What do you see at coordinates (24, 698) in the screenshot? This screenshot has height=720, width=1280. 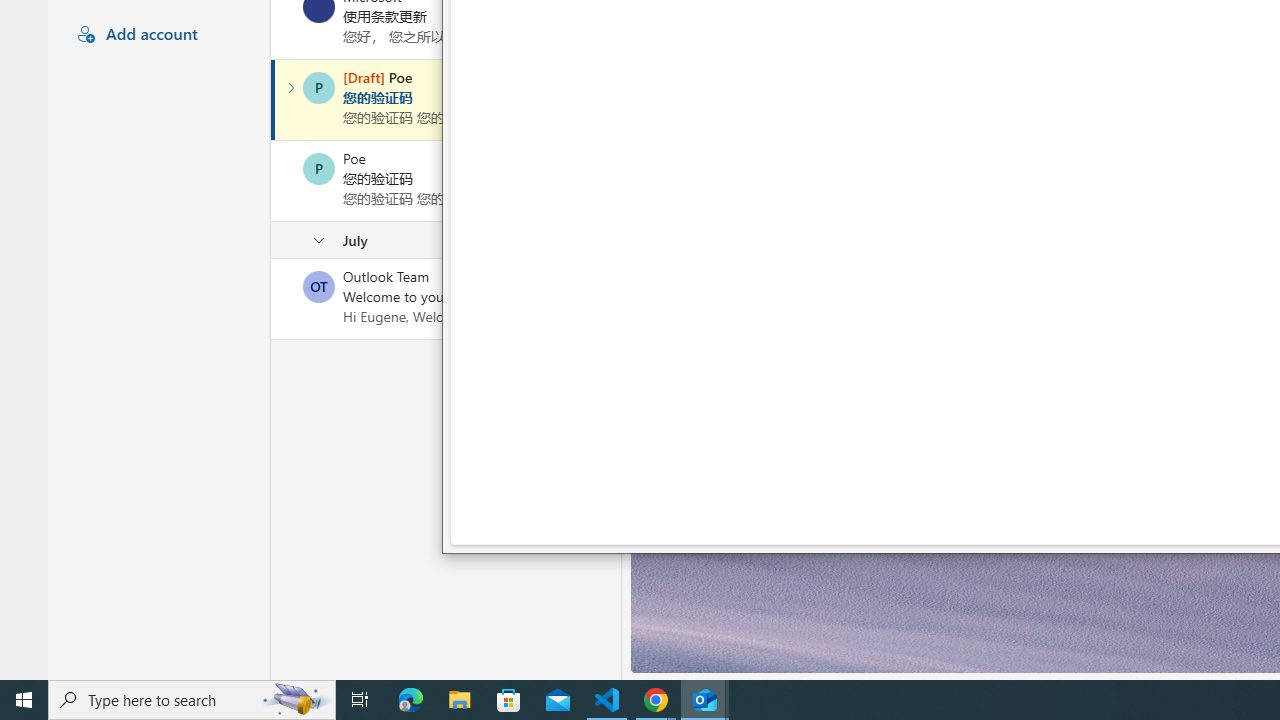 I see `'Start'` at bounding box center [24, 698].